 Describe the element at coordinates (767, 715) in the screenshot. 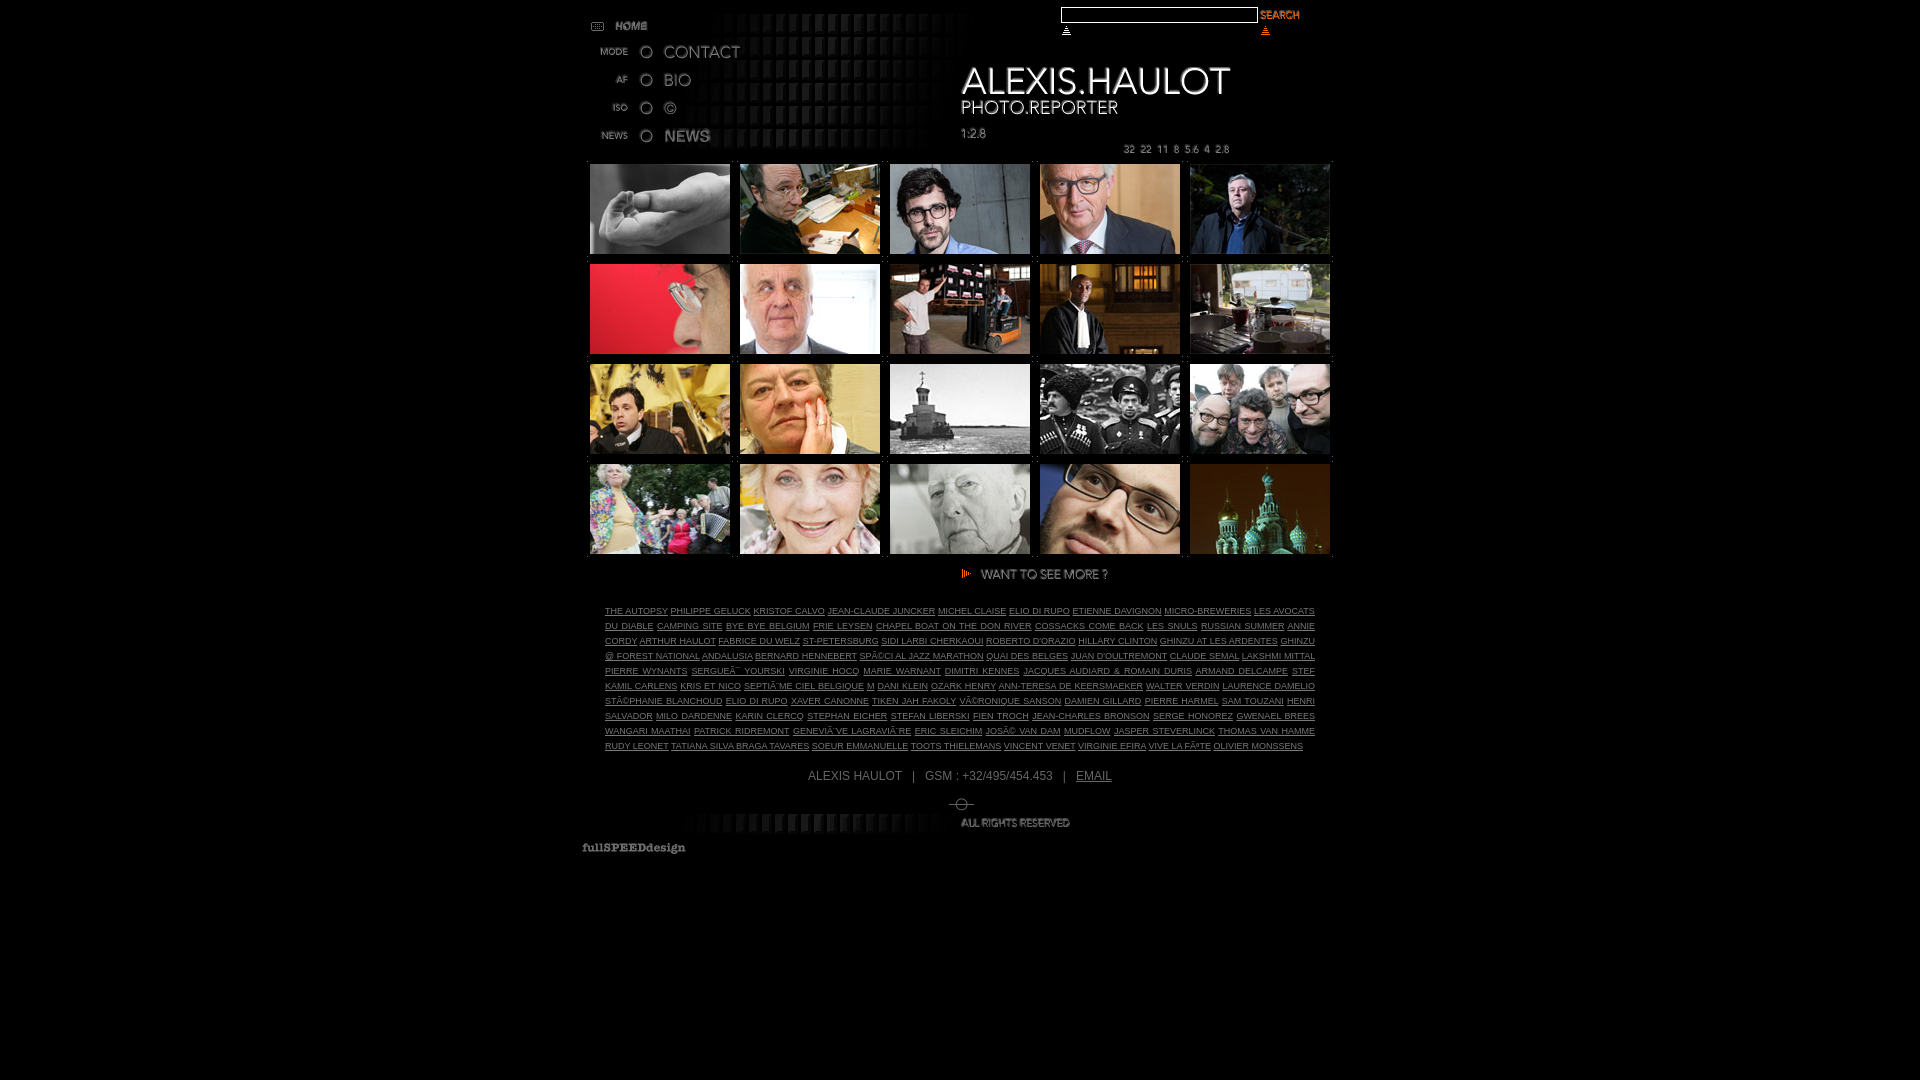

I see `'KARIN CLERCQ'` at that location.